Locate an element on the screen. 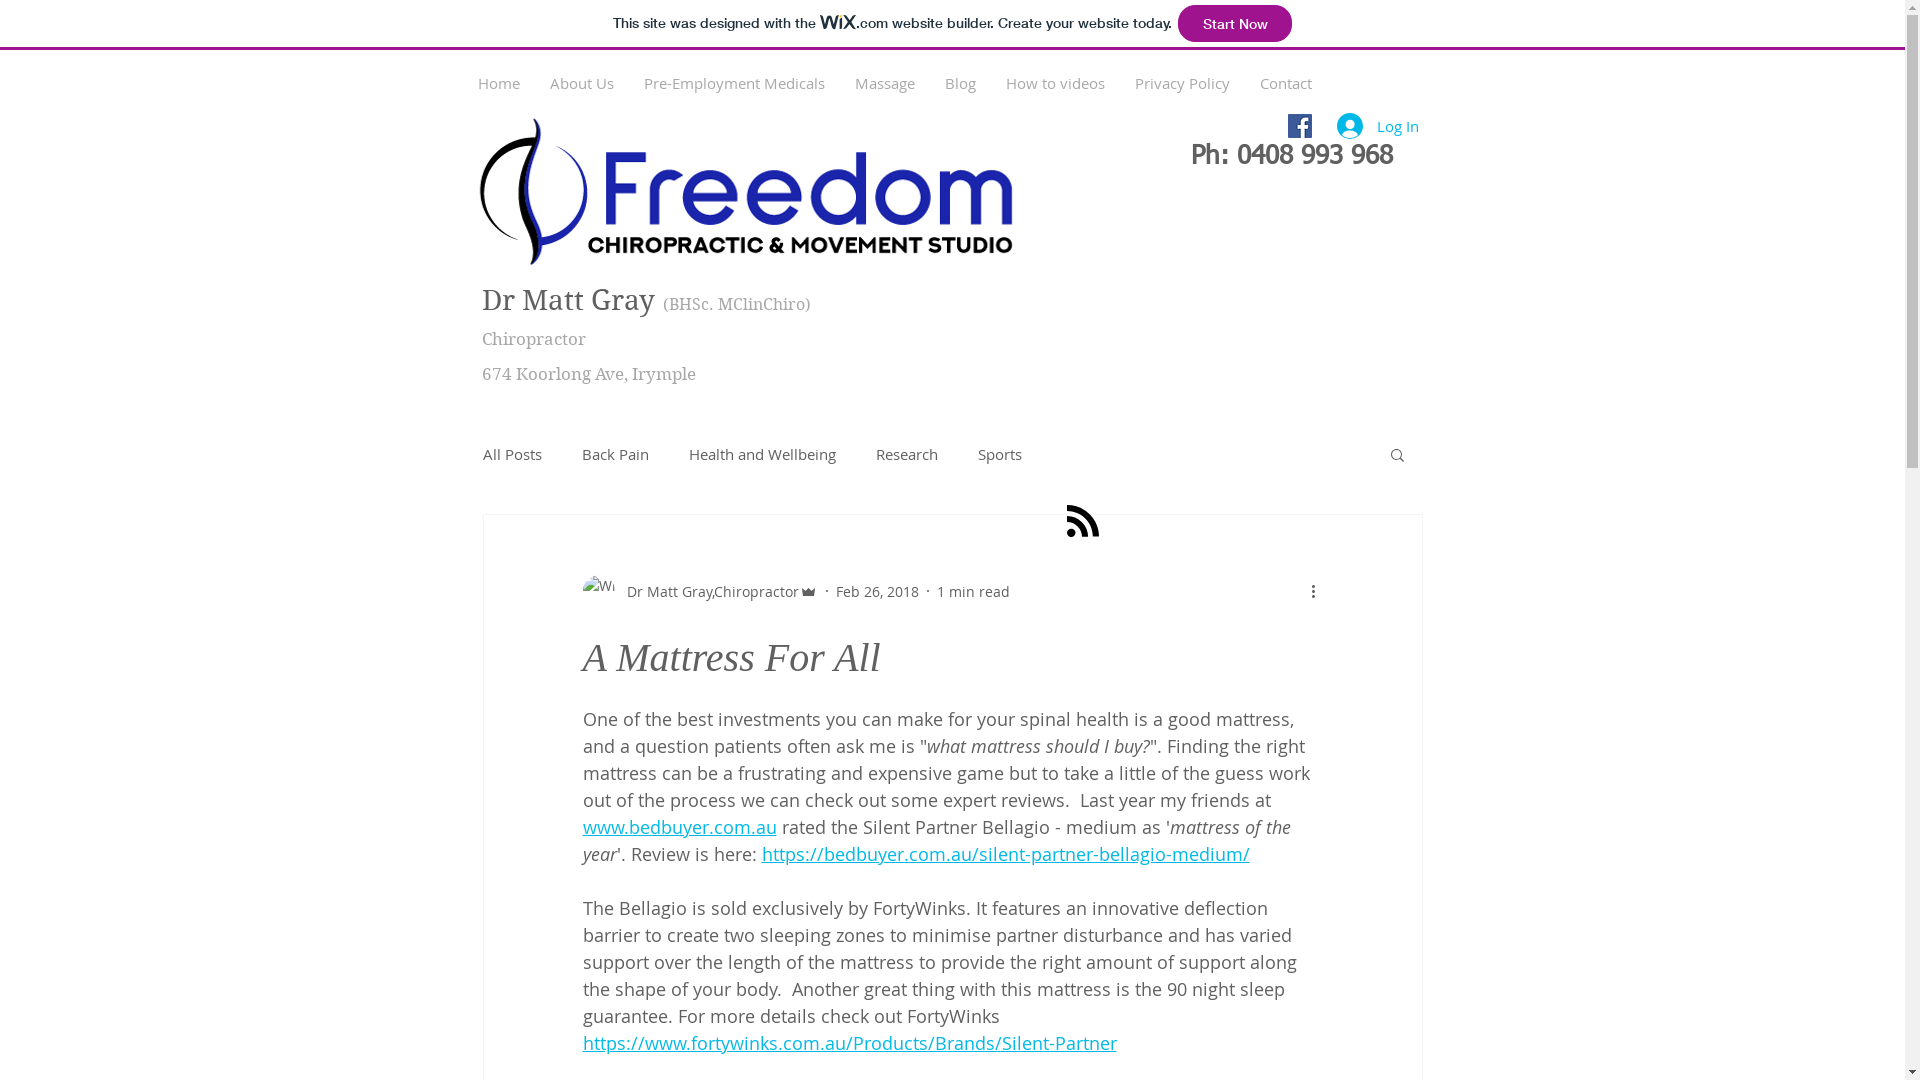 The image size is (1920, 1080). 'Ph: 0408 993 968' is located at coordinates (1291, 156).